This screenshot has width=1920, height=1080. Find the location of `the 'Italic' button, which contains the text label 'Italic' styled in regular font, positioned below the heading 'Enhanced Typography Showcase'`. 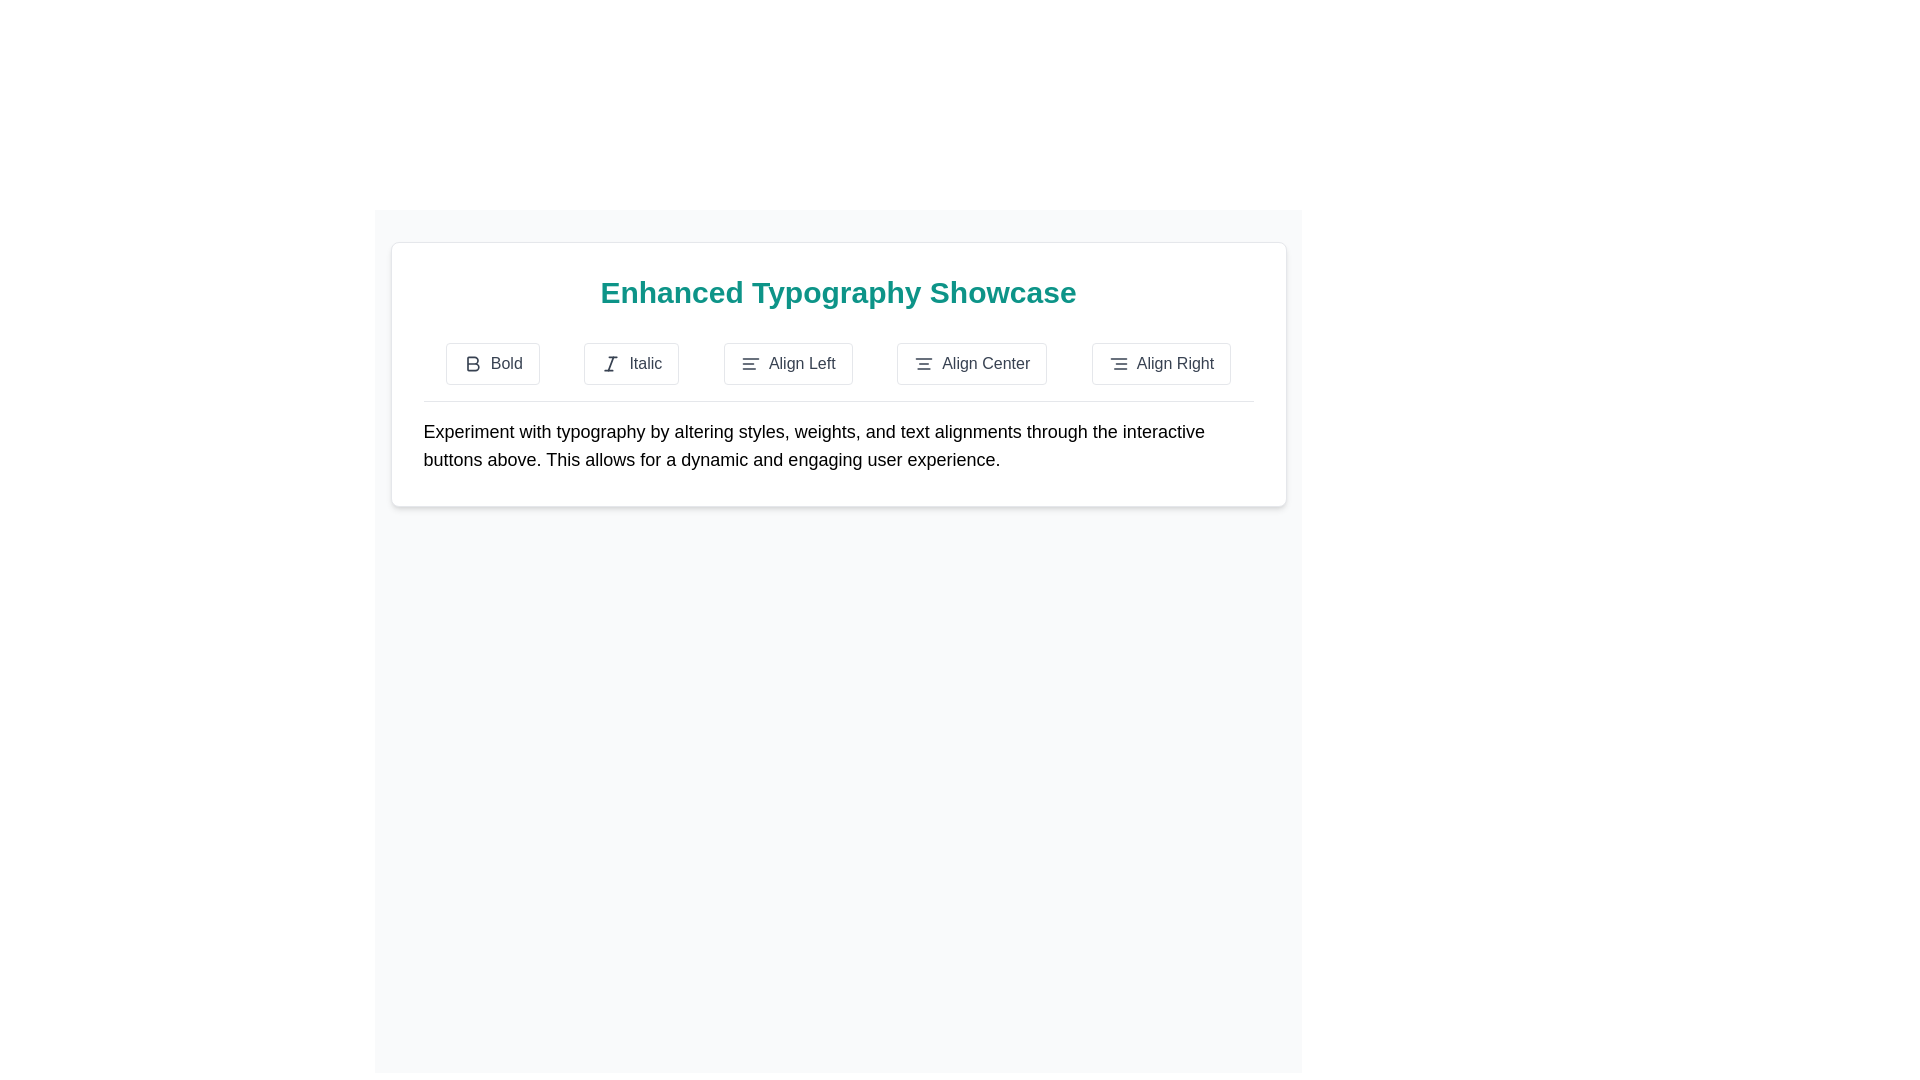

the 'Italic' button, which contains the text label 'Italic' styled in regular font, positioned below the heading 'Enhanced Typography Showcase' is located at coordinates (645, 363).